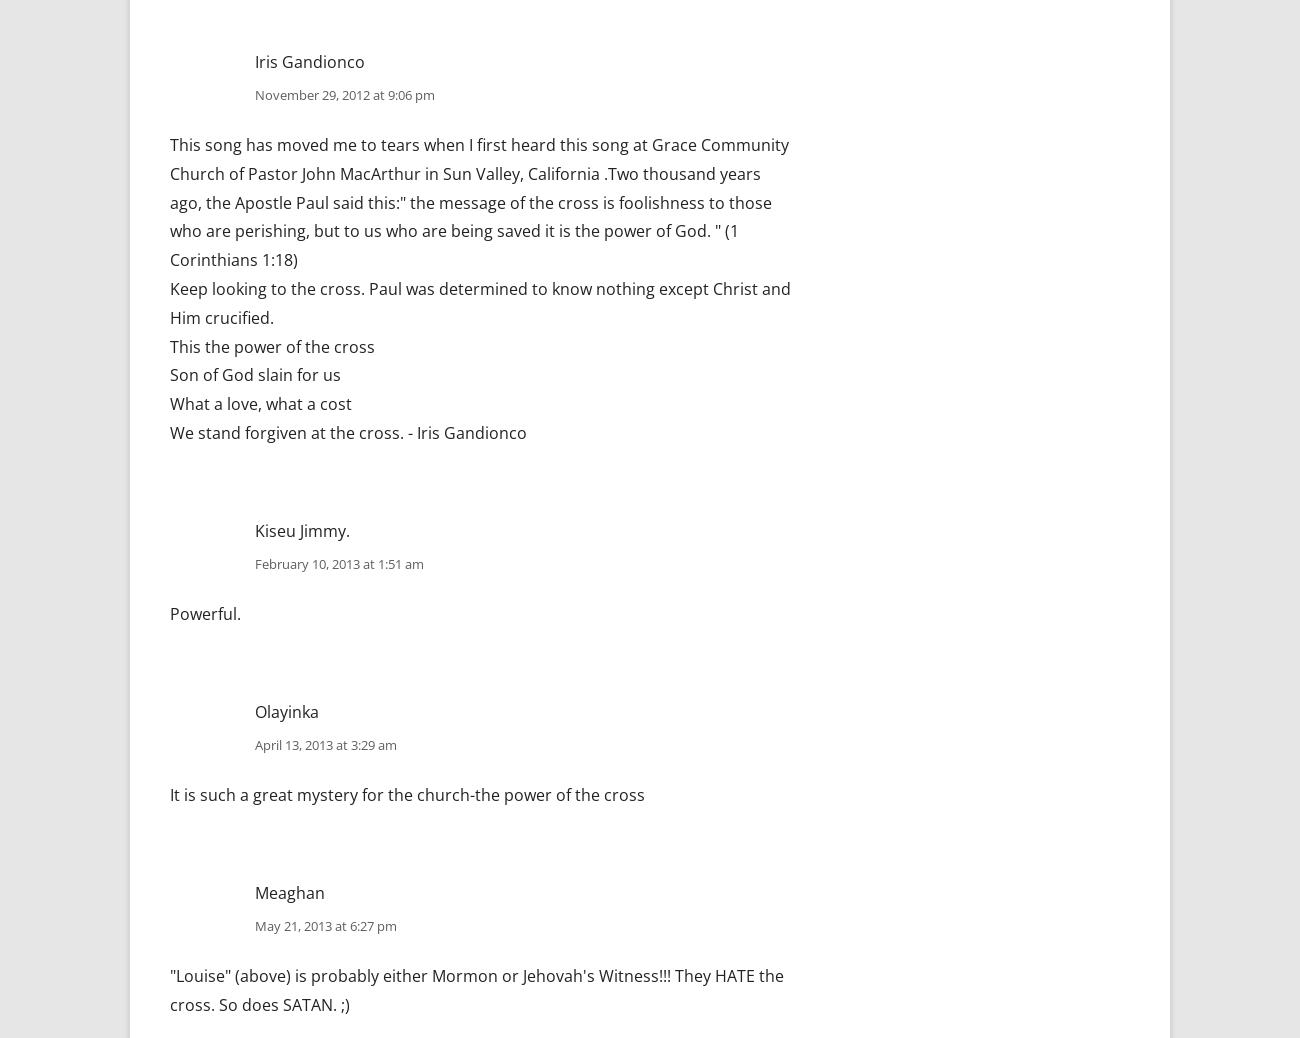  Describe the element at coordinates (254, 924) in the screenshot. I see `'May 21, 2013 at 6:27 pm'` at that location.